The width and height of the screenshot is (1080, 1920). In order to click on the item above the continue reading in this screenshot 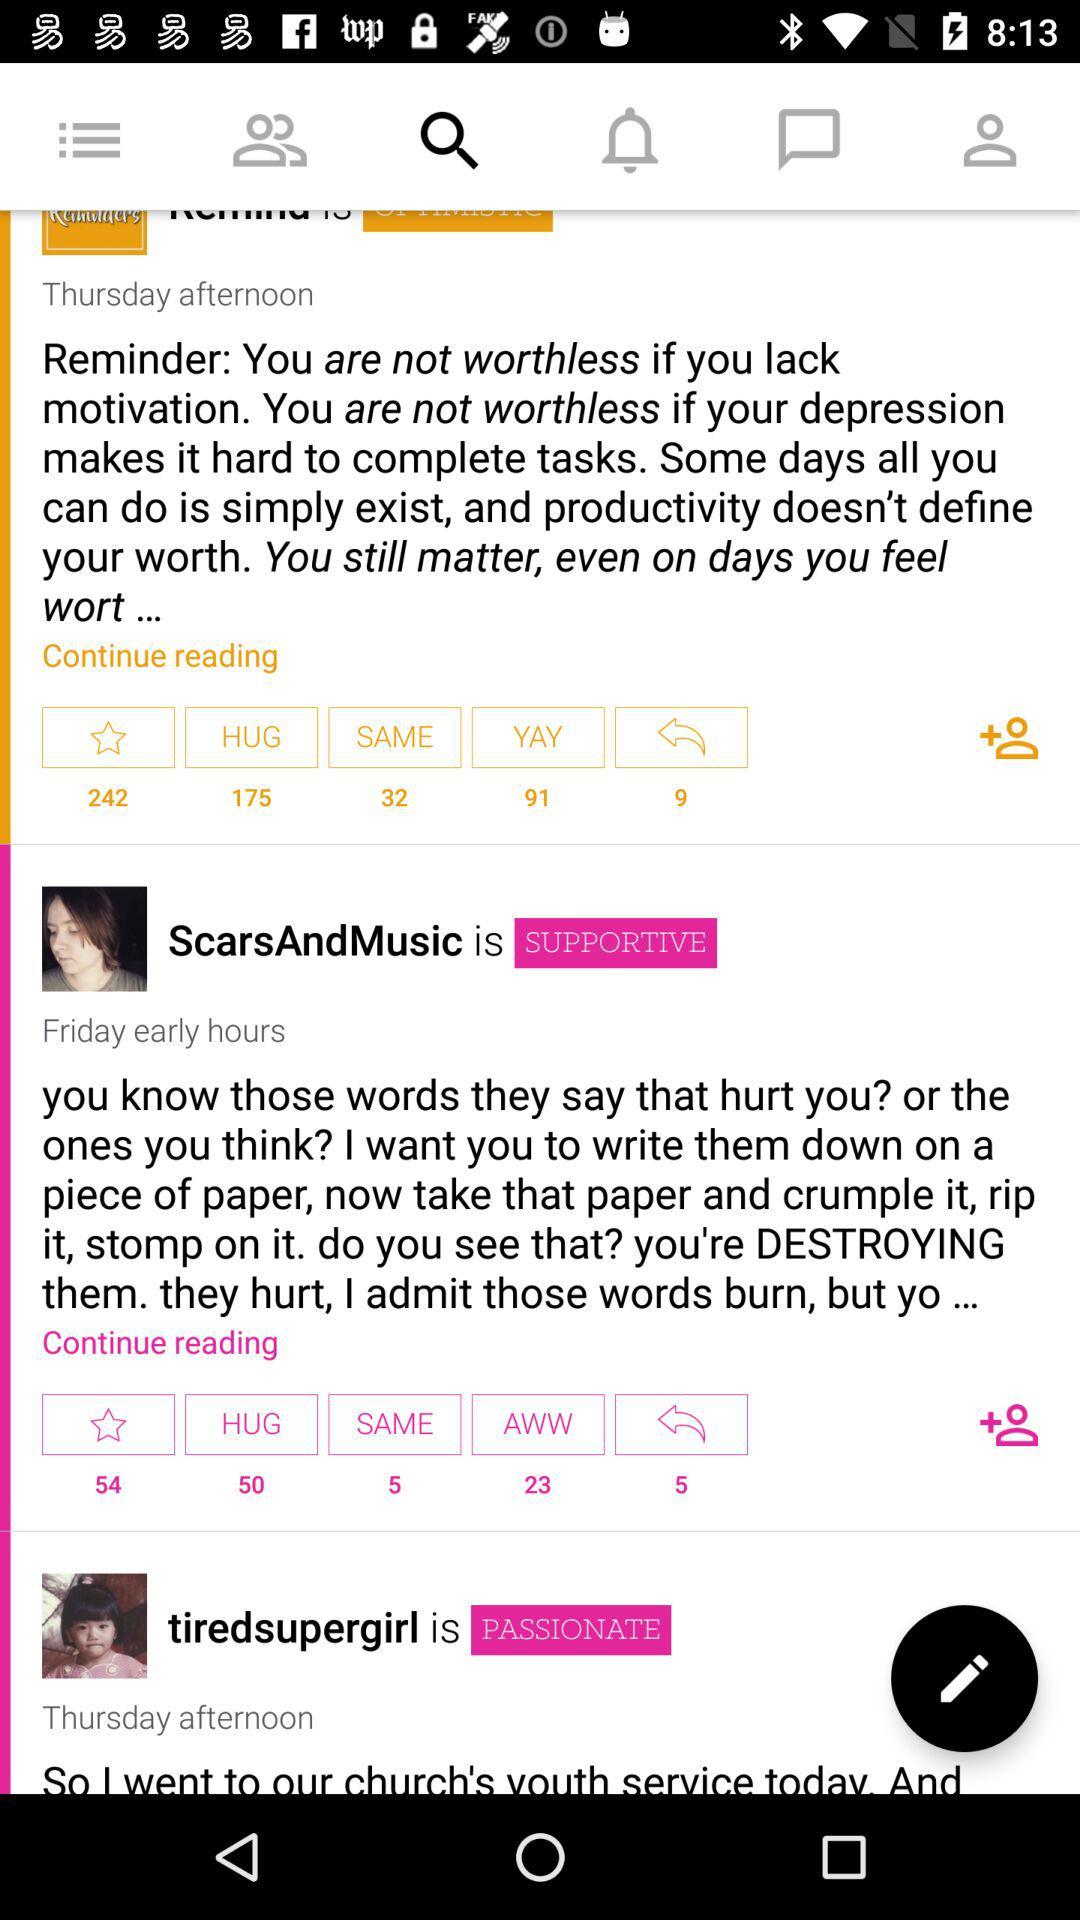, I will do `click(540, 1192)`.